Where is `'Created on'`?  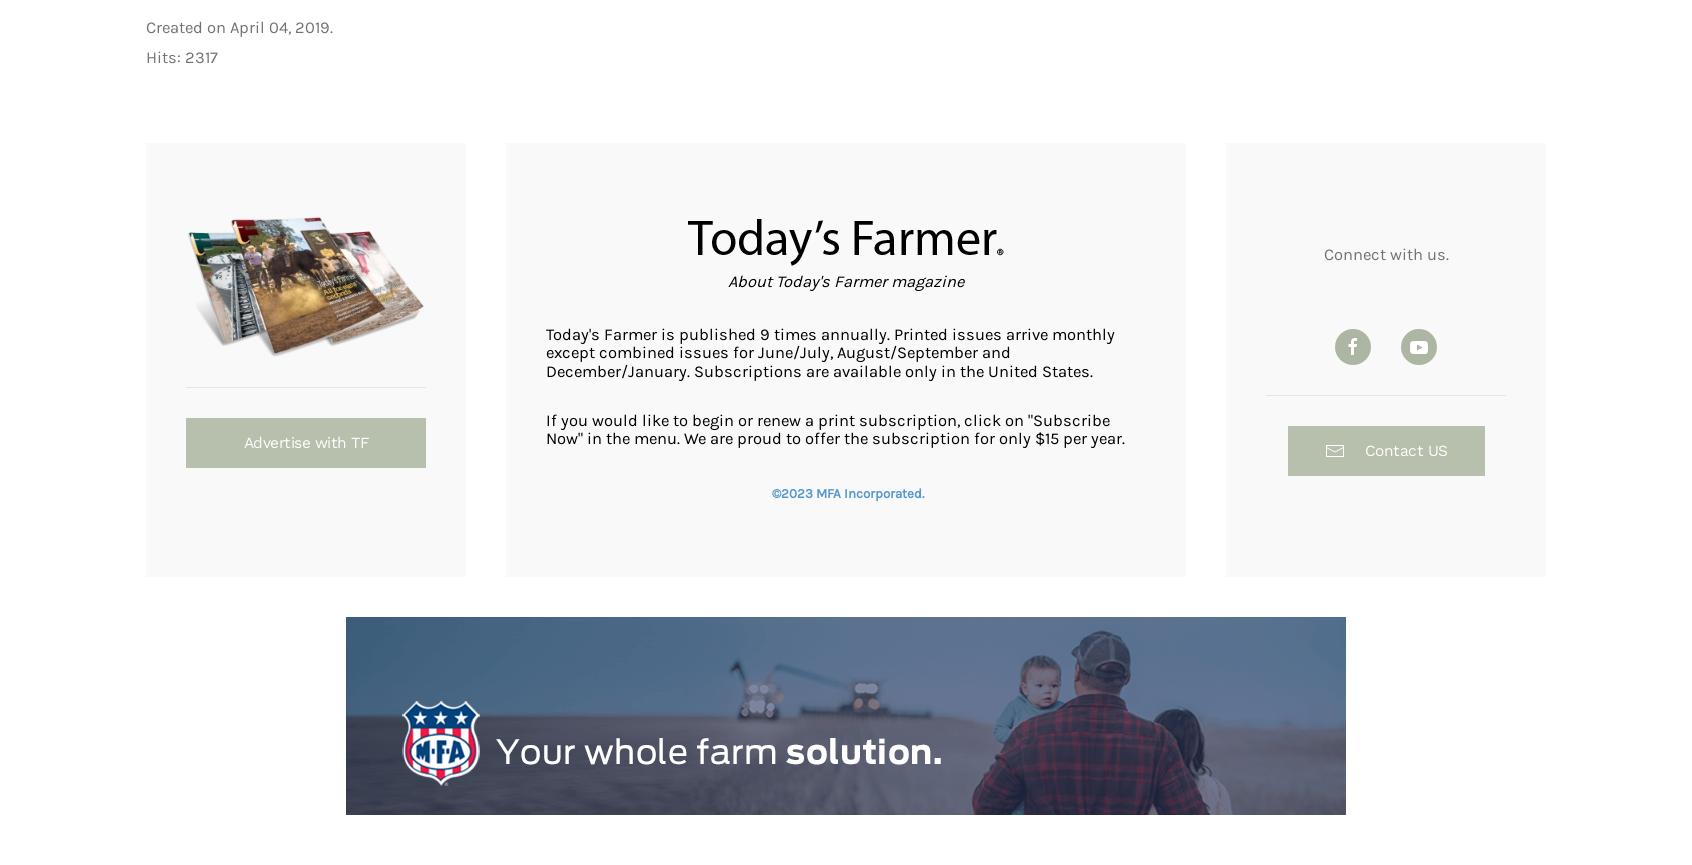 'Created on' is located at coordinates (186, 27).